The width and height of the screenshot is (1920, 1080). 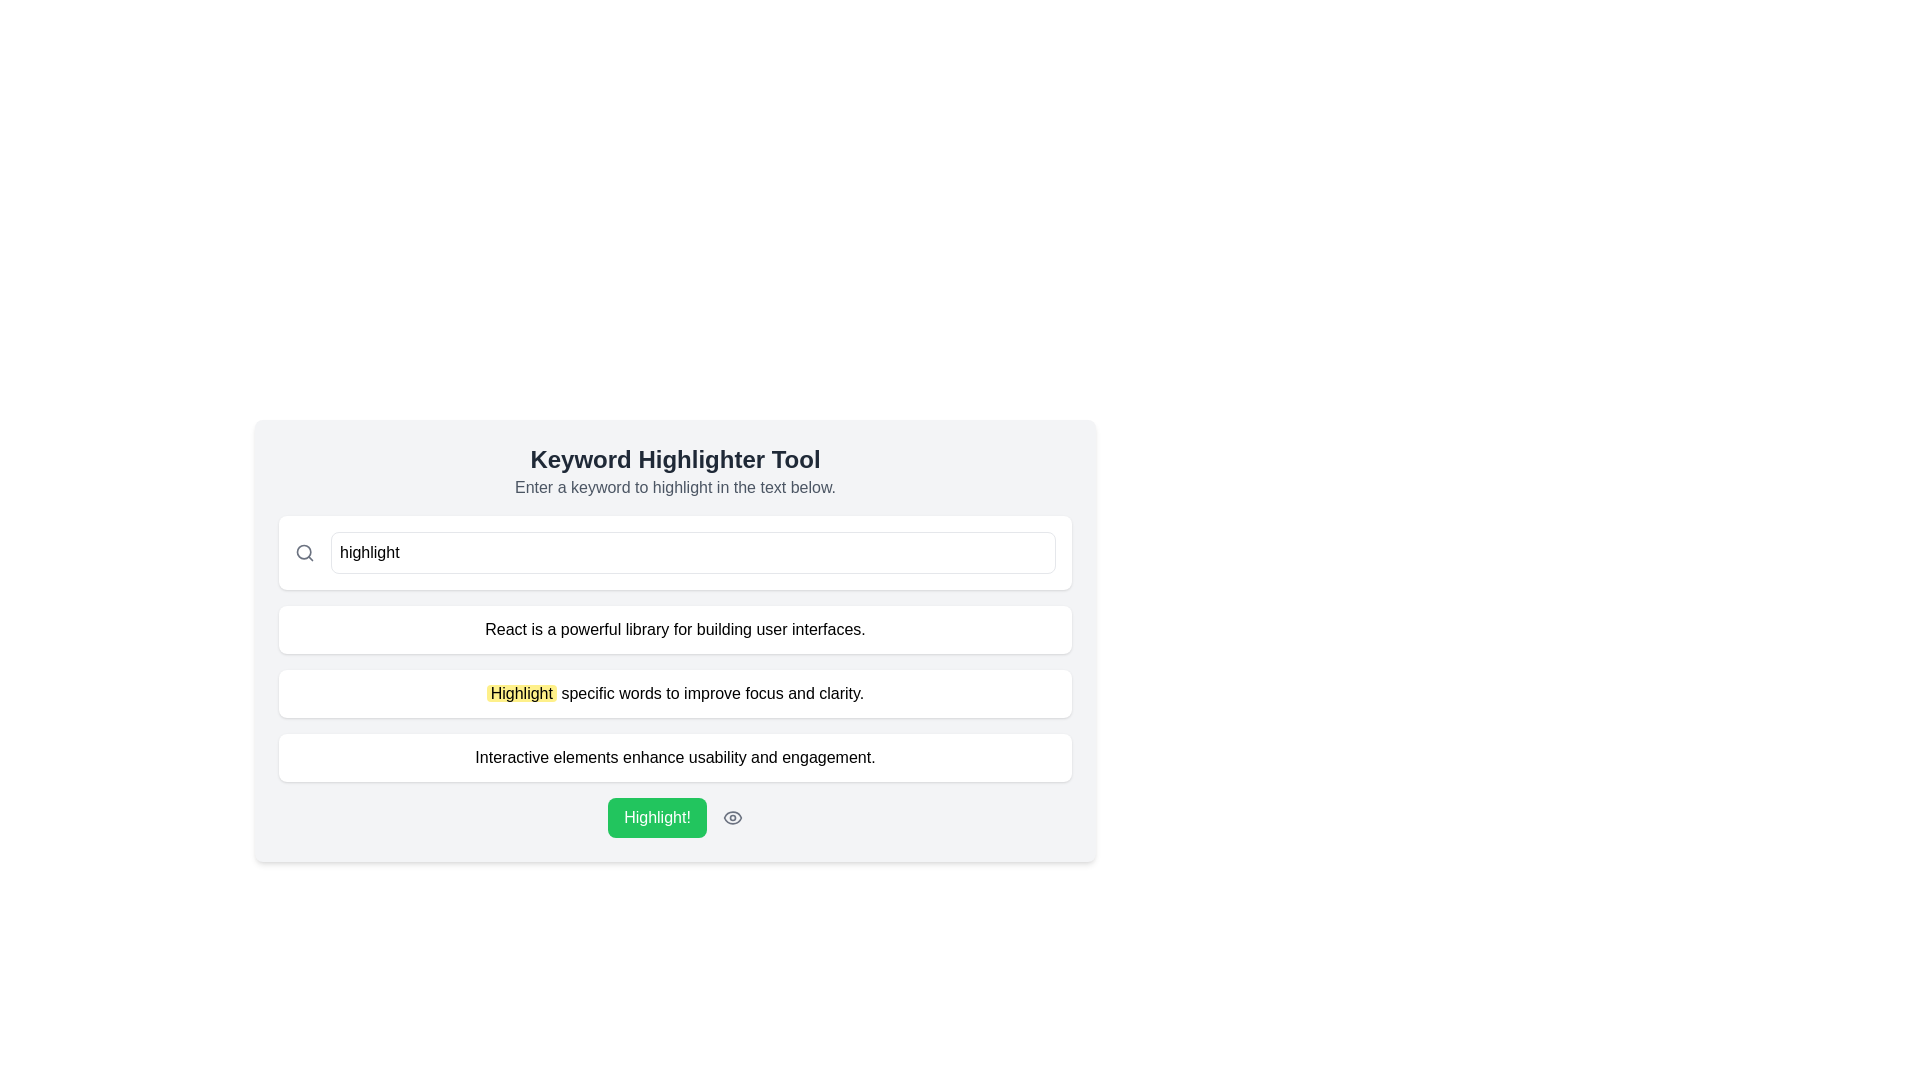 What do you see at coordinates (657, 817) in the screenshot?
I see `the highlight button located near the bottom of the interface, which is the leftmost element in a horizontal row, to observe style changes` at bounding box center [657, 817].